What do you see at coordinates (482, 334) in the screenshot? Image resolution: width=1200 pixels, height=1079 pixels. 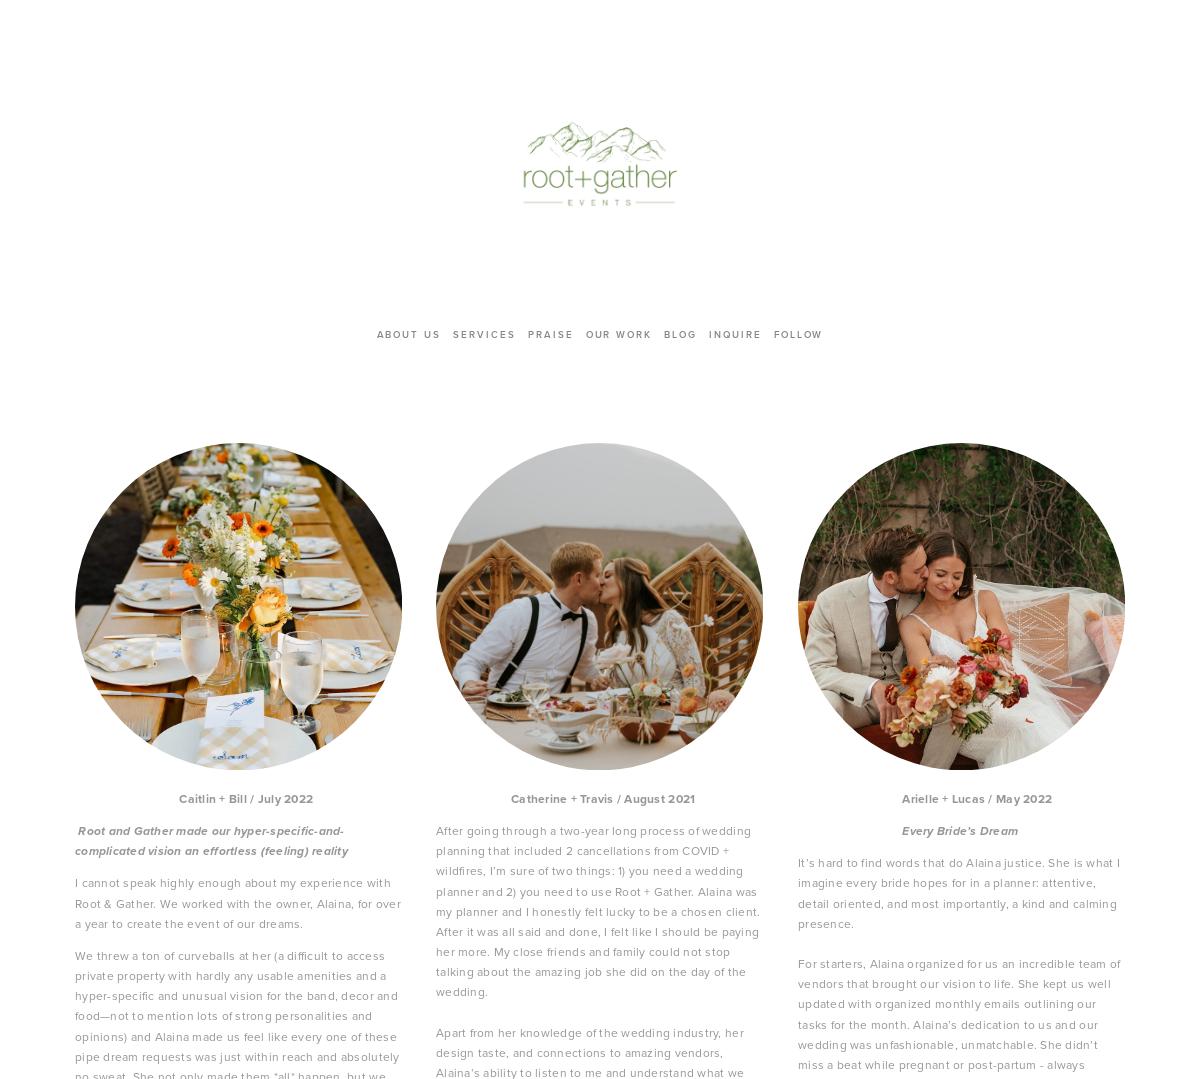 I see `'services'` at bounding box center [482, 334].